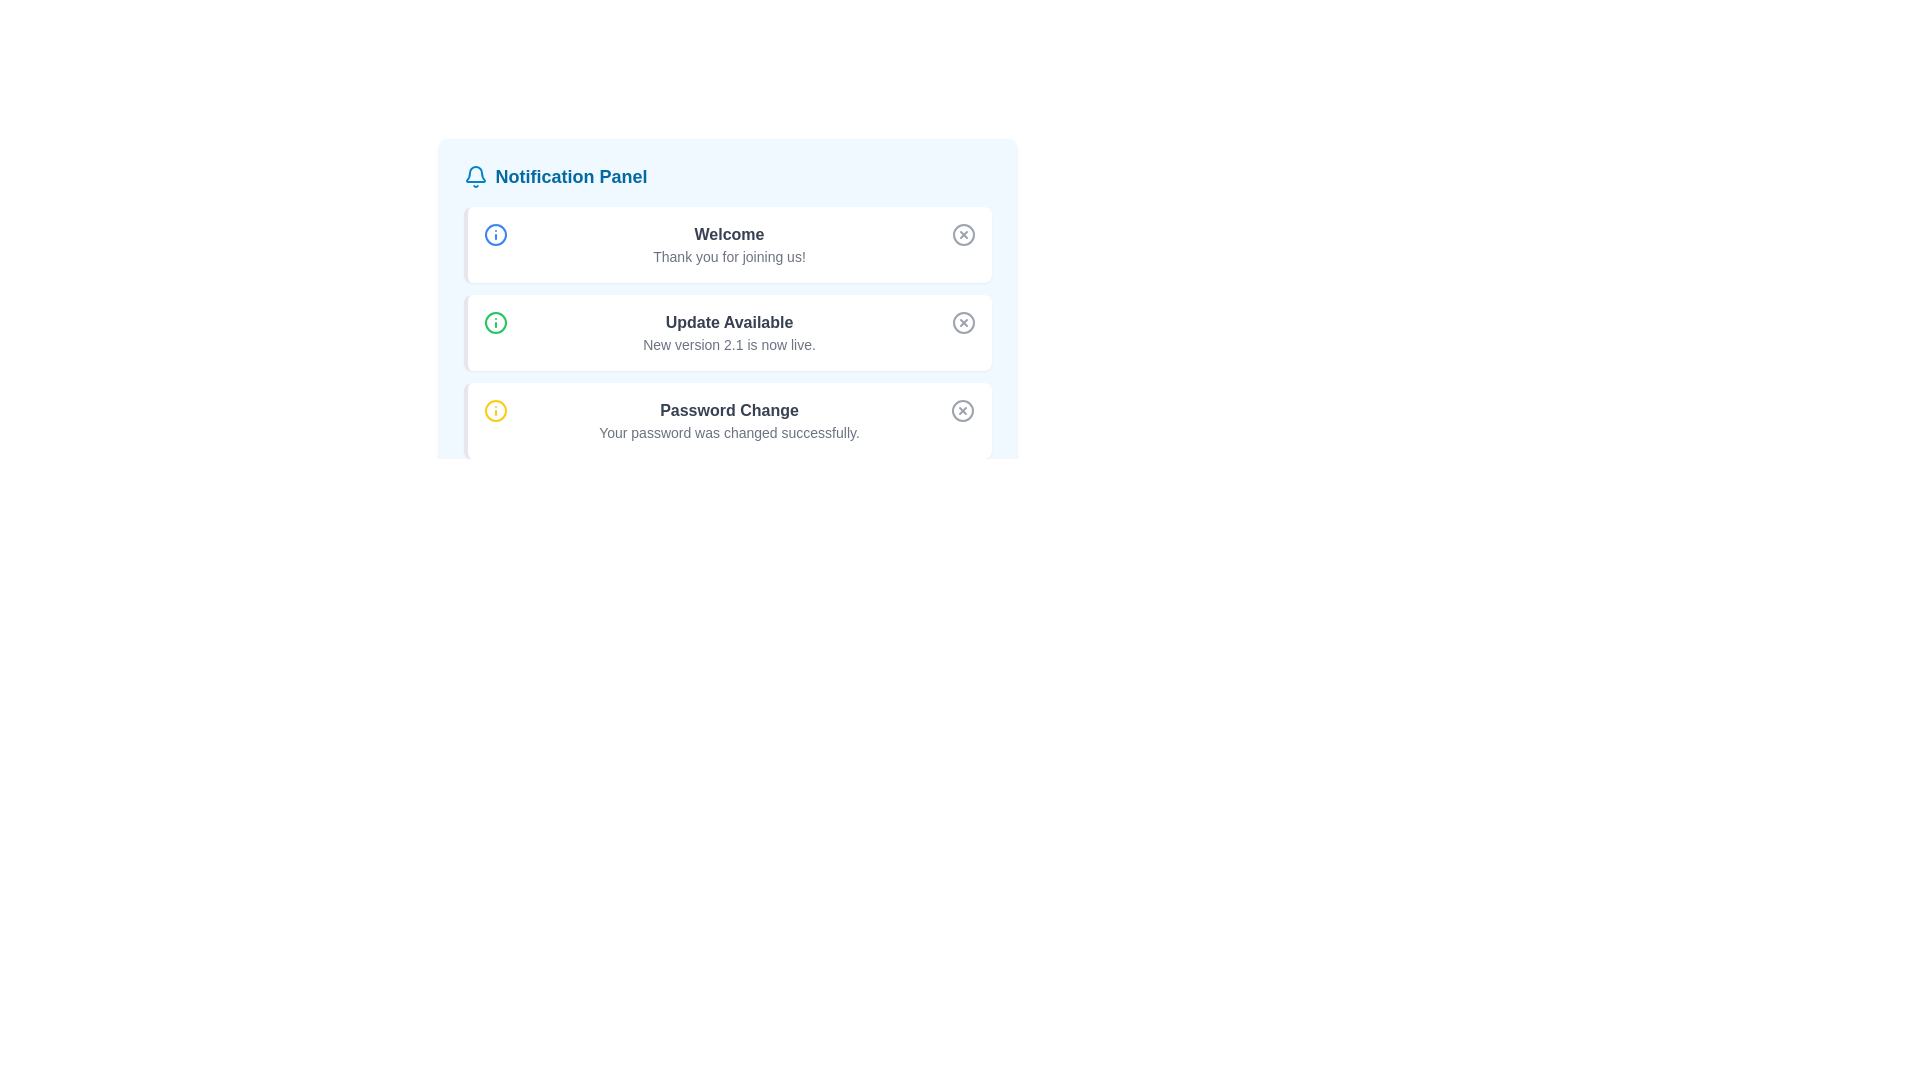 Image resolution: width=1920 pixels, height=1080 pixels. Describe the element at coordinates (726, 244) in the screenshot. I see `the first notification card in the notification panel, which serves as a welcome alert to the user` at that location.